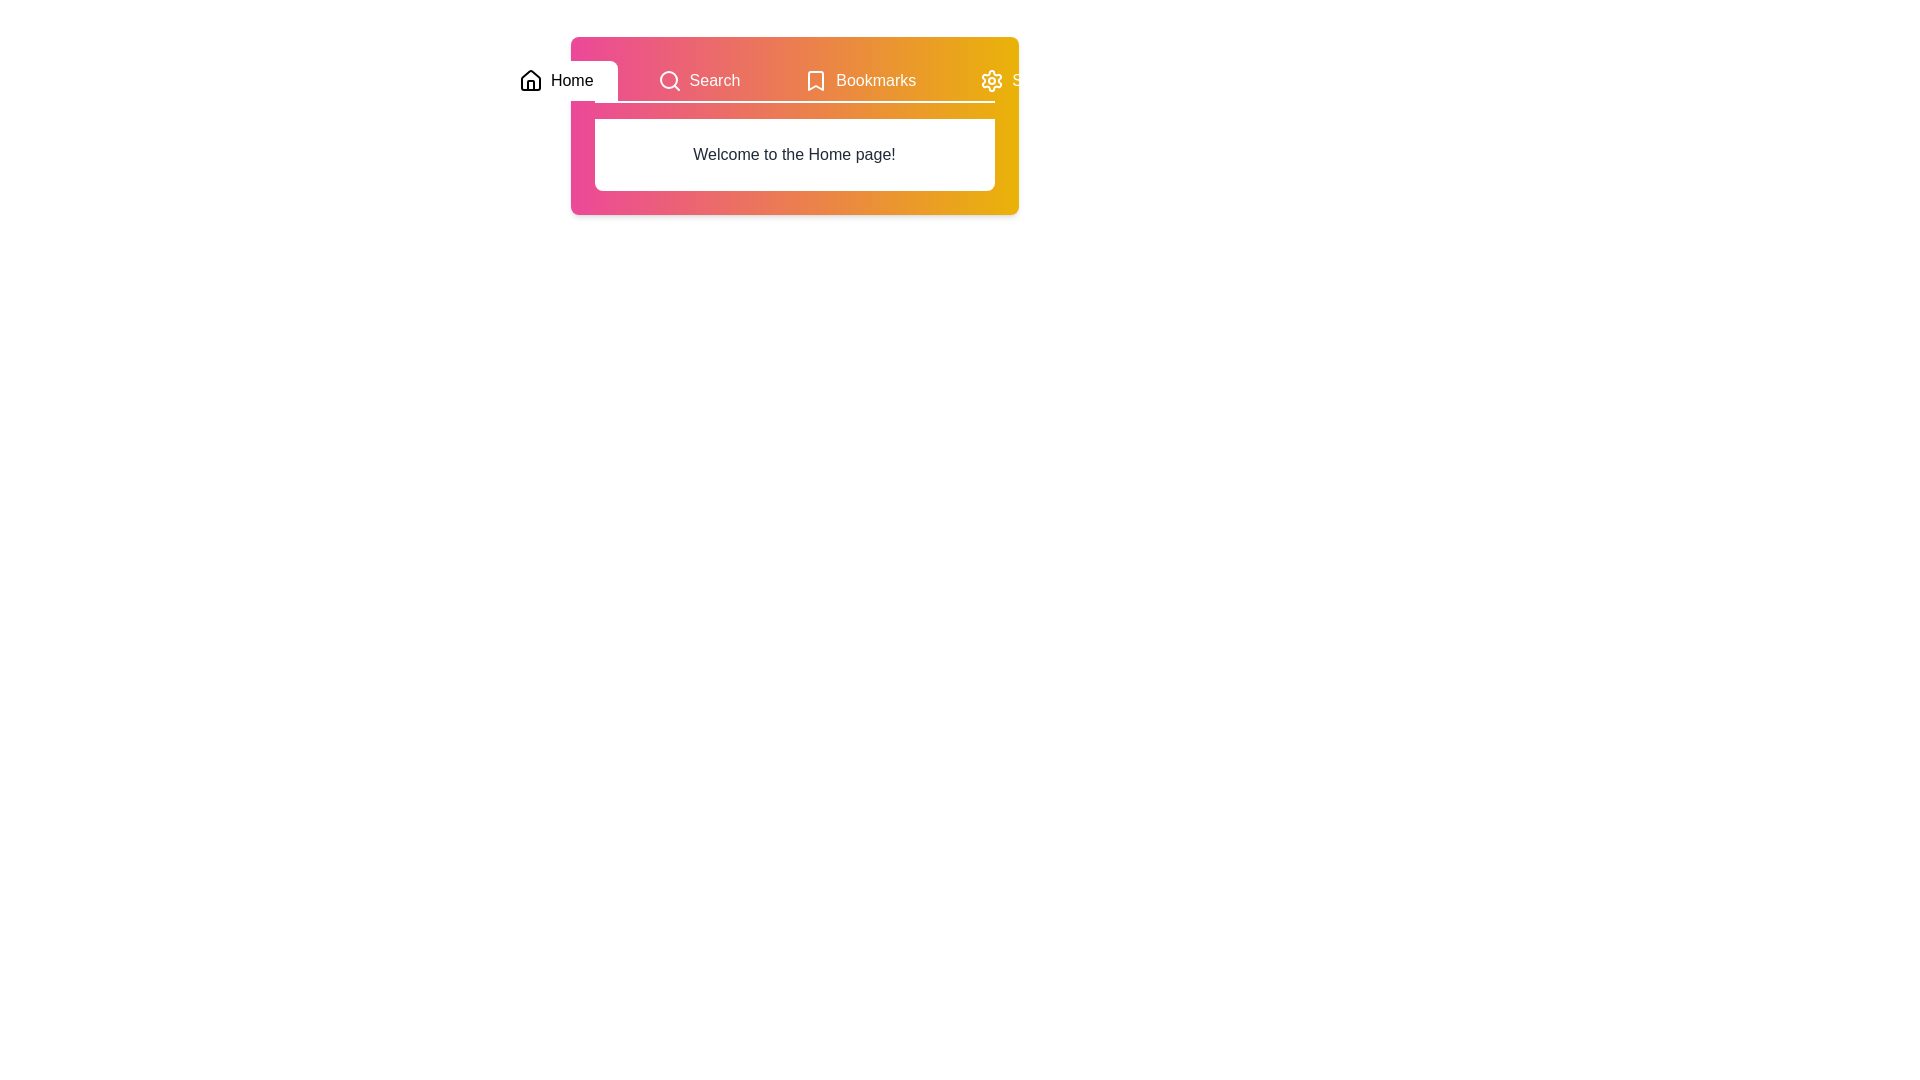 Image resolution: width=1920 pixels, height=1080 pixels. I want to click on the currently active tab in the navigation bar, so click(556, 80).